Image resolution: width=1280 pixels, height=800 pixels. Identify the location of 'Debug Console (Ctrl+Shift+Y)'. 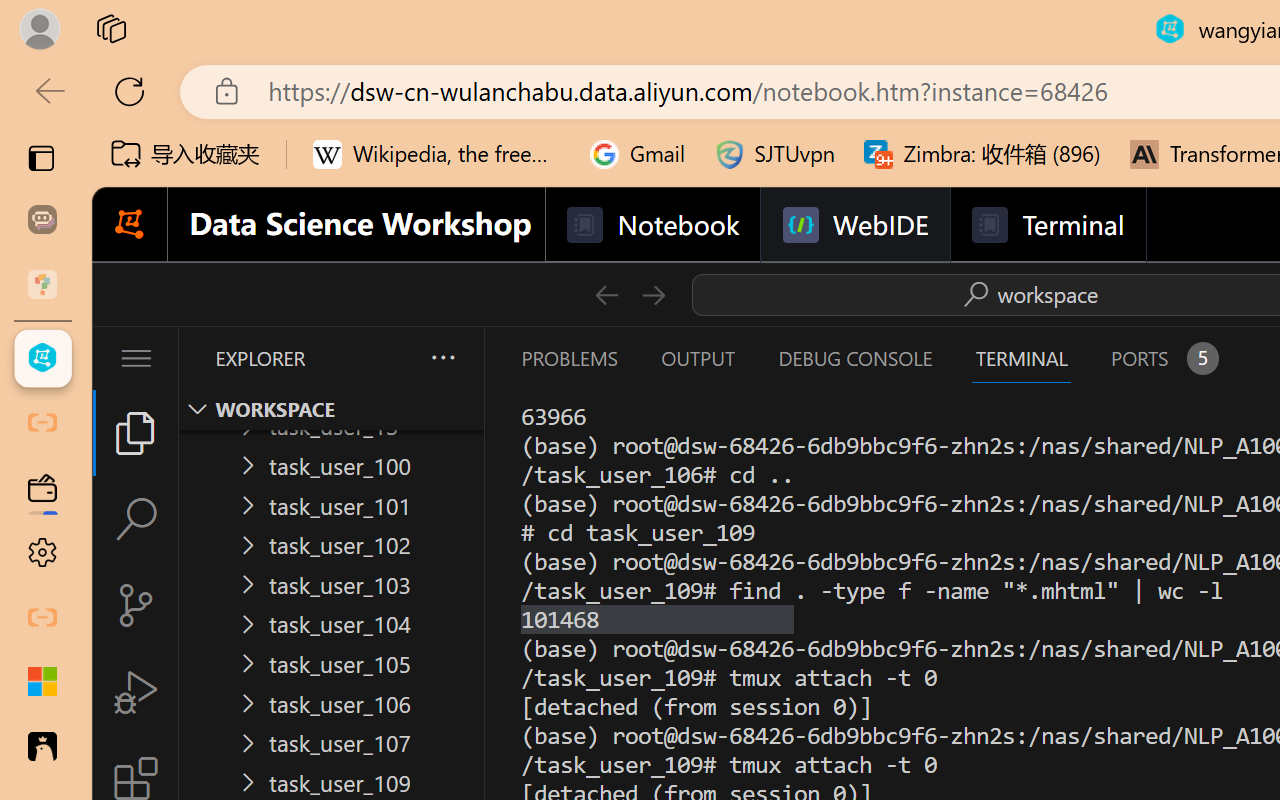
(854, 358).